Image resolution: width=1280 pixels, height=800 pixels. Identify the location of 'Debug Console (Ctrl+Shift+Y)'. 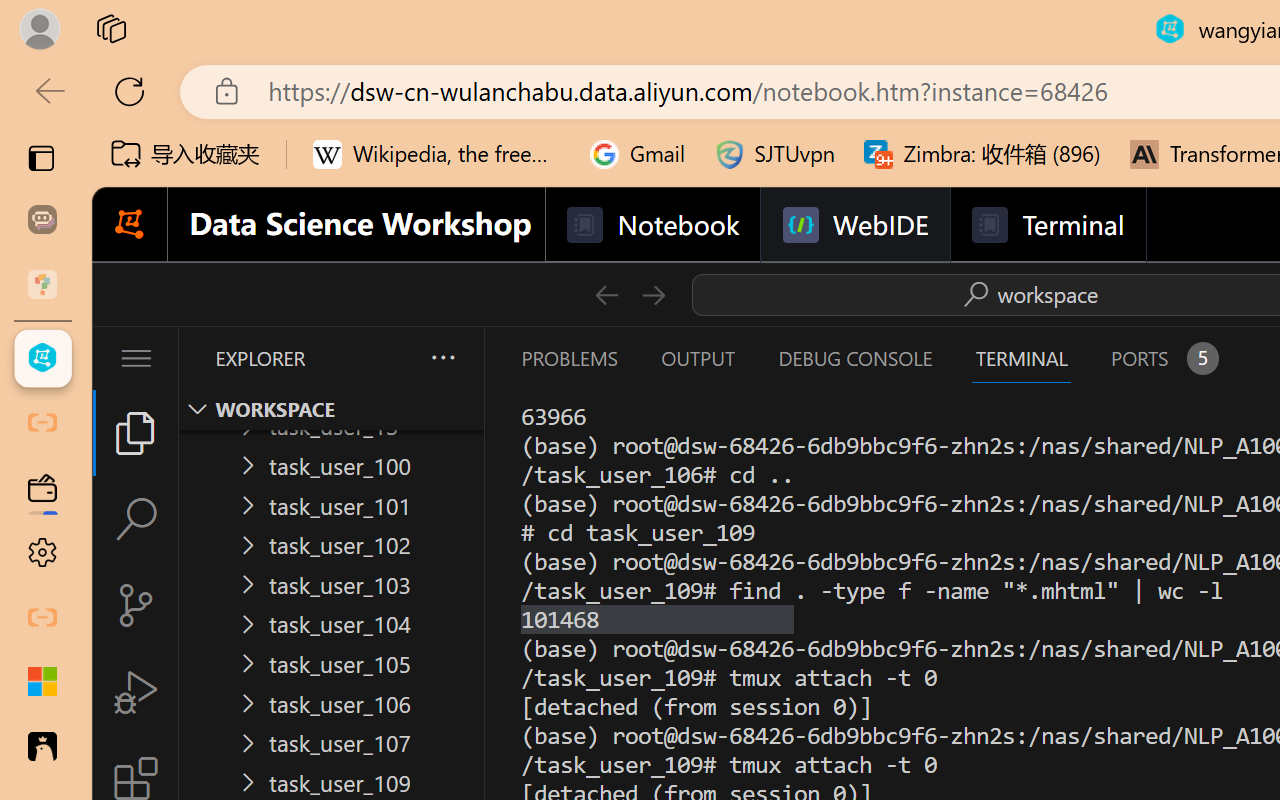
(854, 358).